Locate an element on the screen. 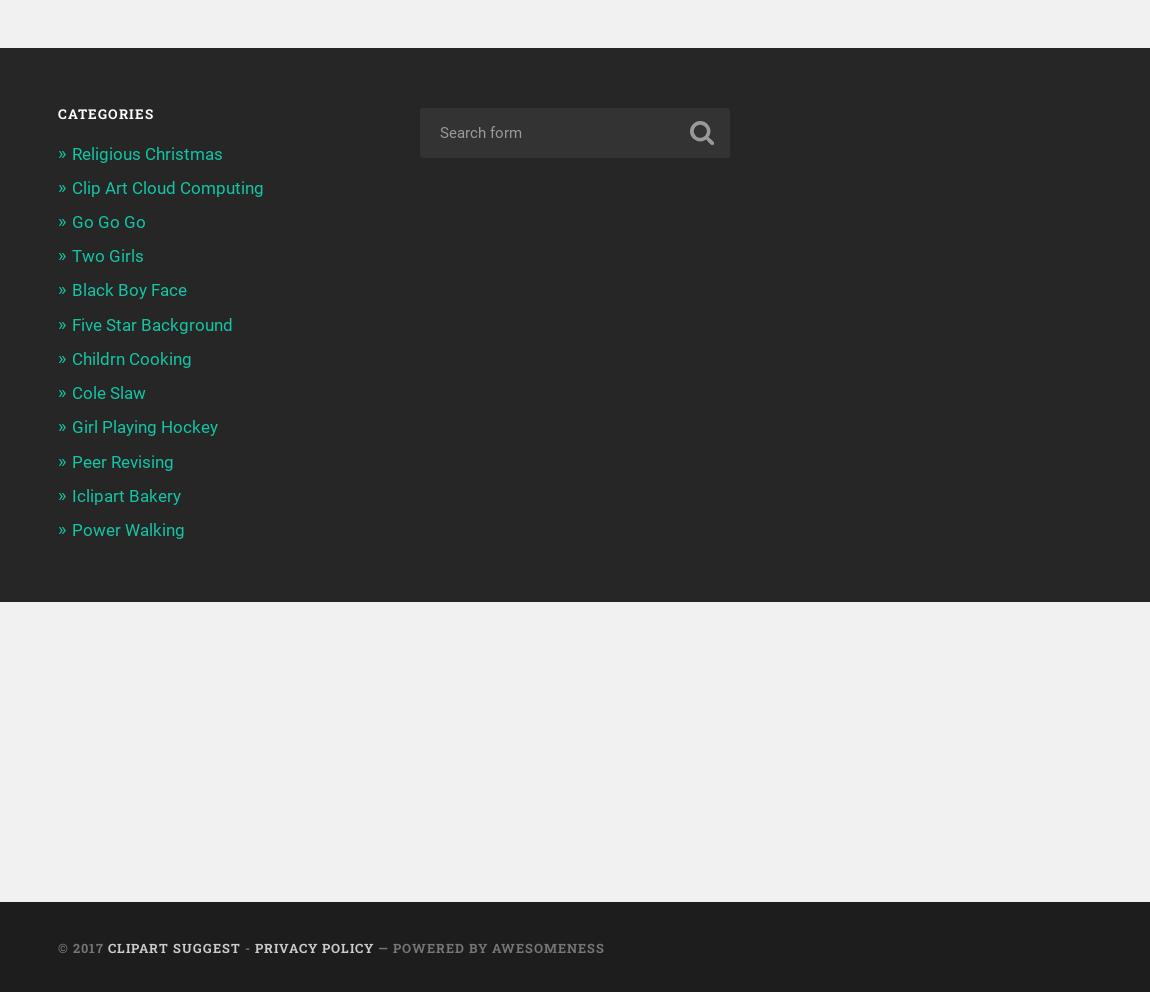 Image resolution: width=1150 pixels, height=992 pixels. 'Cole Slaw' is located at coordinates (106, 393).